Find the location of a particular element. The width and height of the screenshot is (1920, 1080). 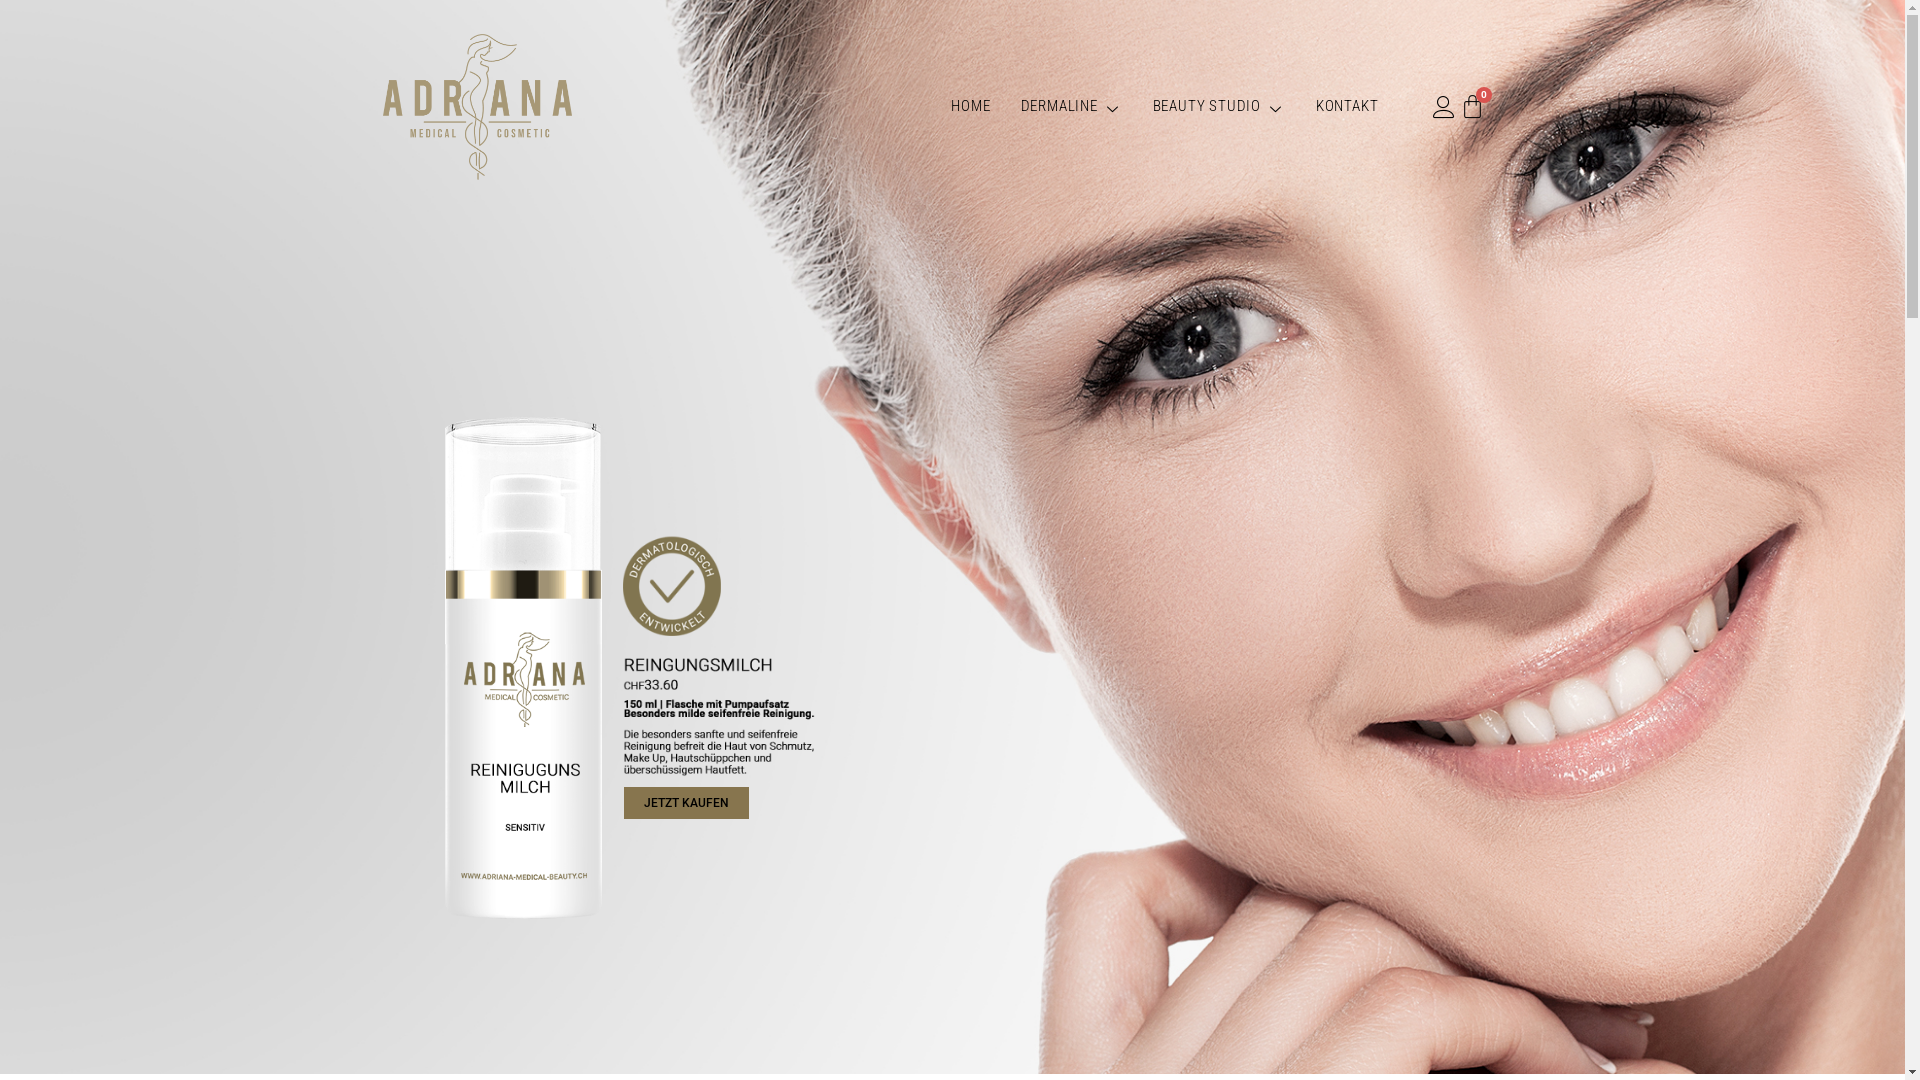

'HOME' is located at coordinates (935, 106).